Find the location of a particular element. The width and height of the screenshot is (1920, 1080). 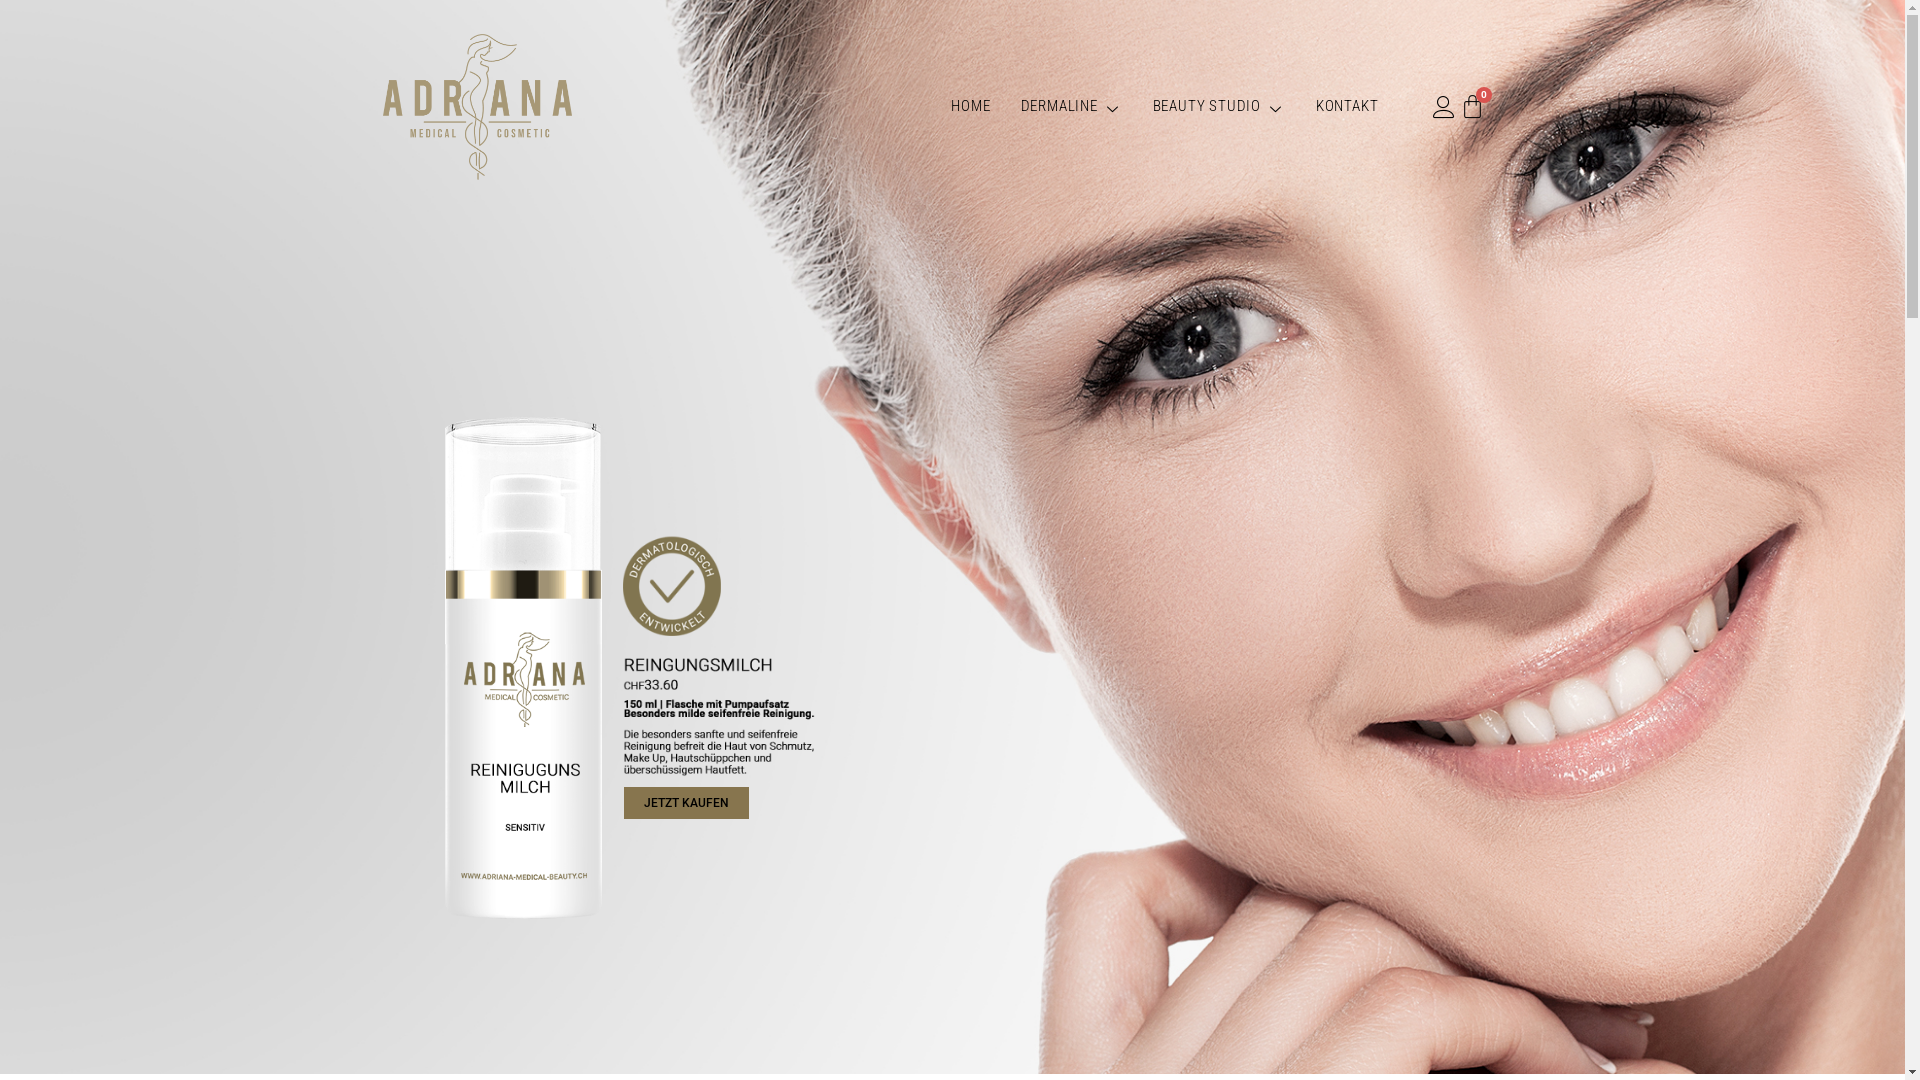

'HOME' is located at coordinates (935, 106).